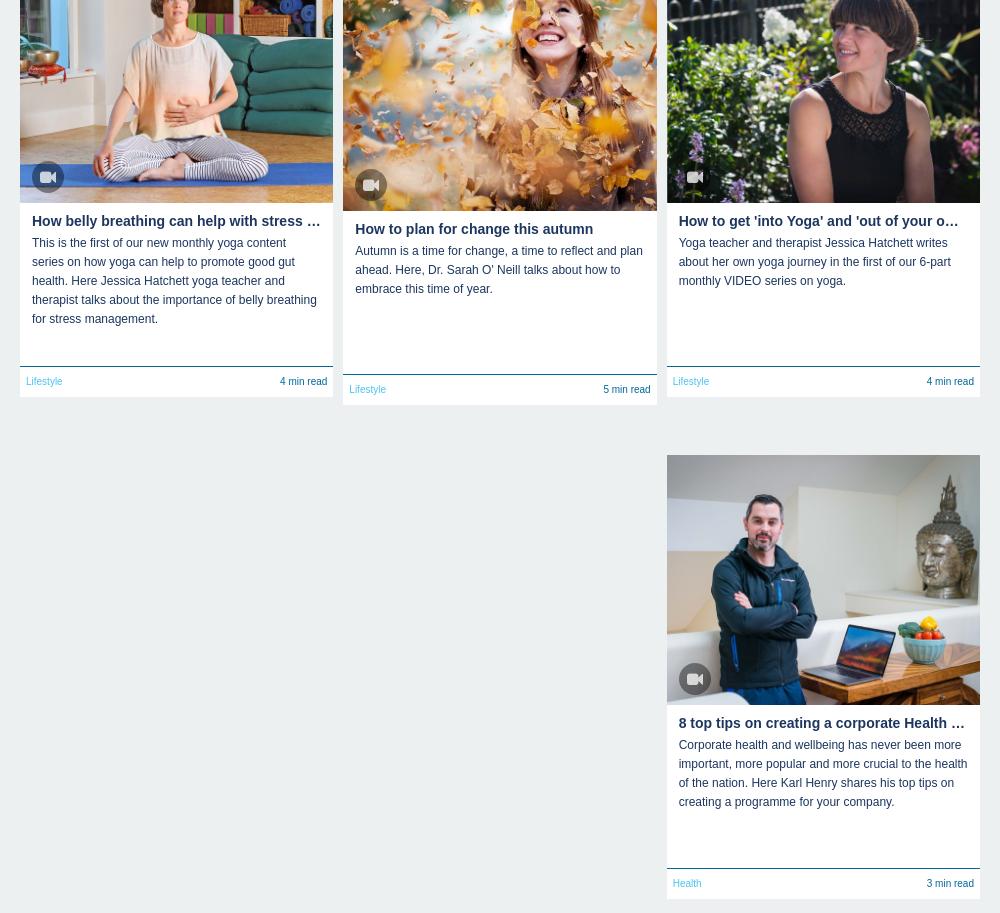  Describe the element at coordinates (948, 881) in the screenshot. I see `'3 min read'` at that location.